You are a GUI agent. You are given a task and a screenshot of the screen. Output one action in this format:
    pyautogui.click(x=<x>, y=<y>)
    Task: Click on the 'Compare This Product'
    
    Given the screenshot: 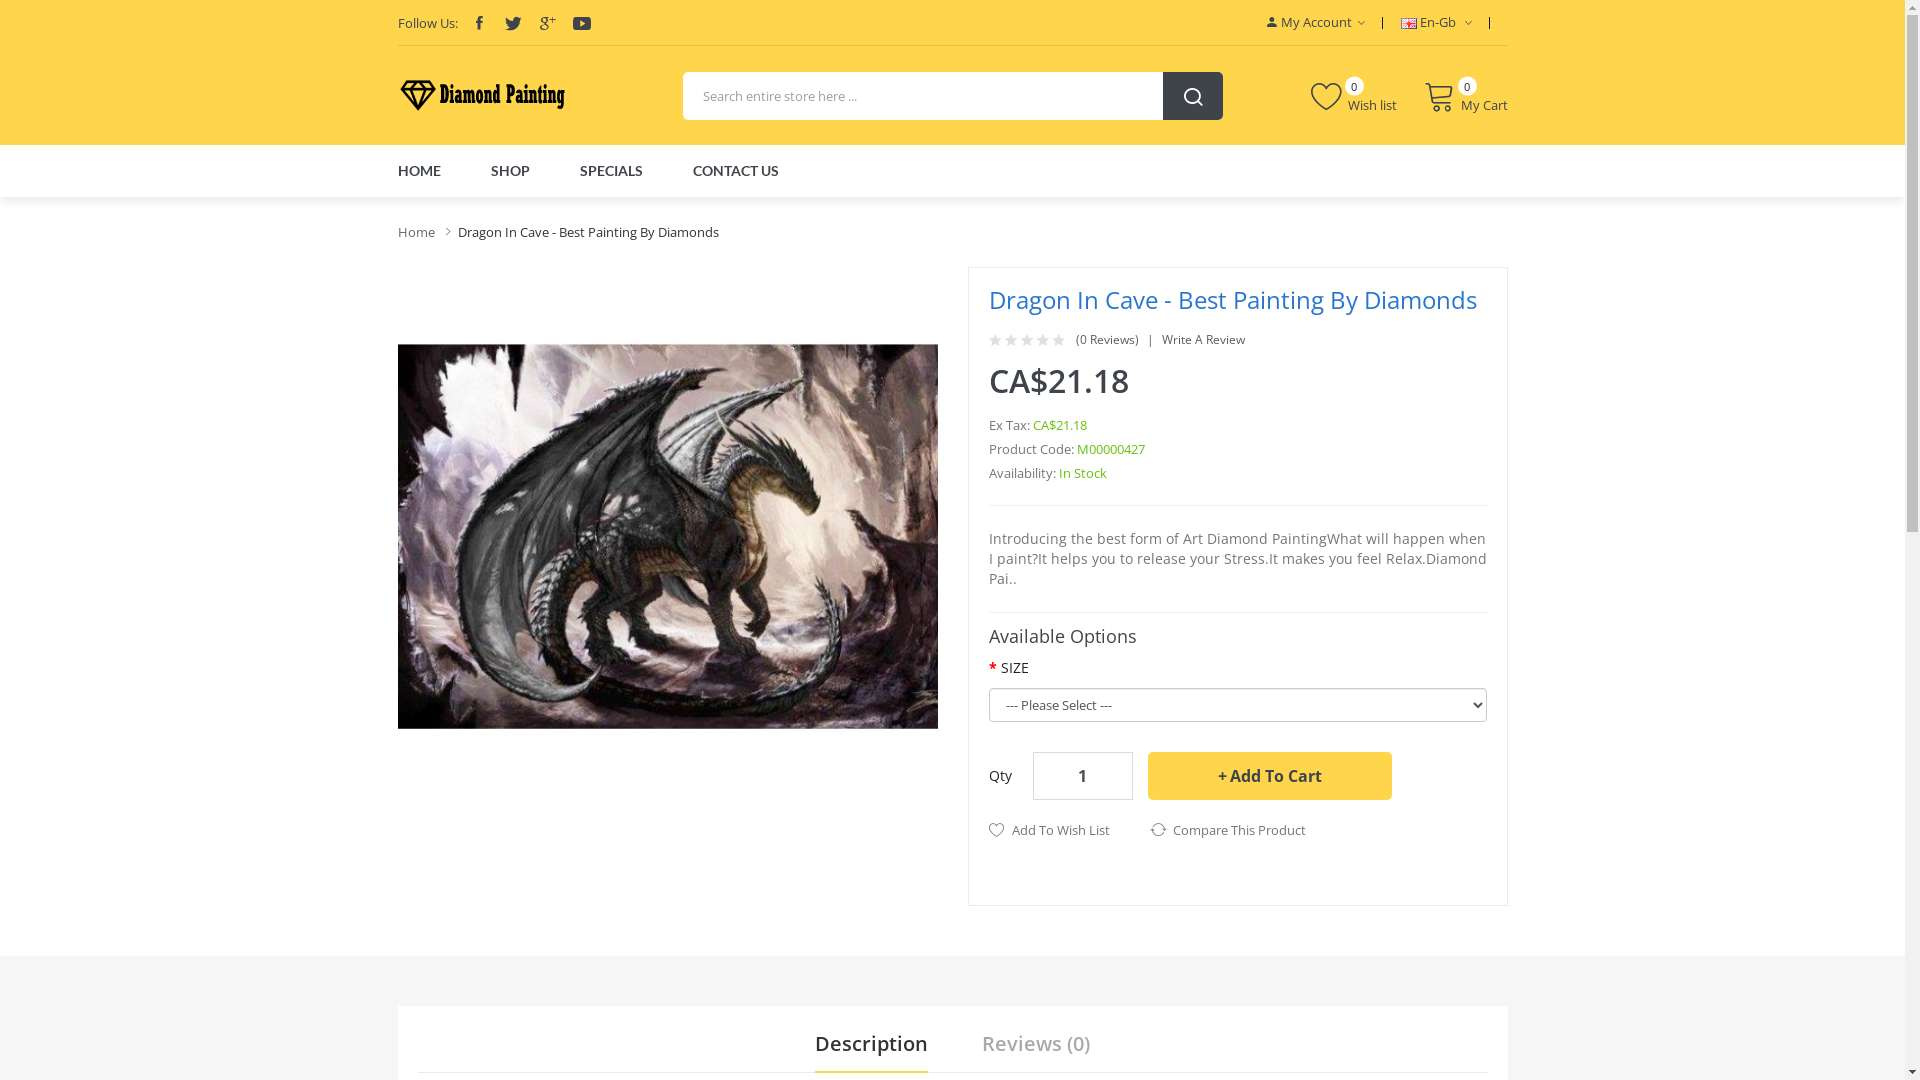 What is the action you would take?
    pyautogui.click(x=1227, y=829)
    